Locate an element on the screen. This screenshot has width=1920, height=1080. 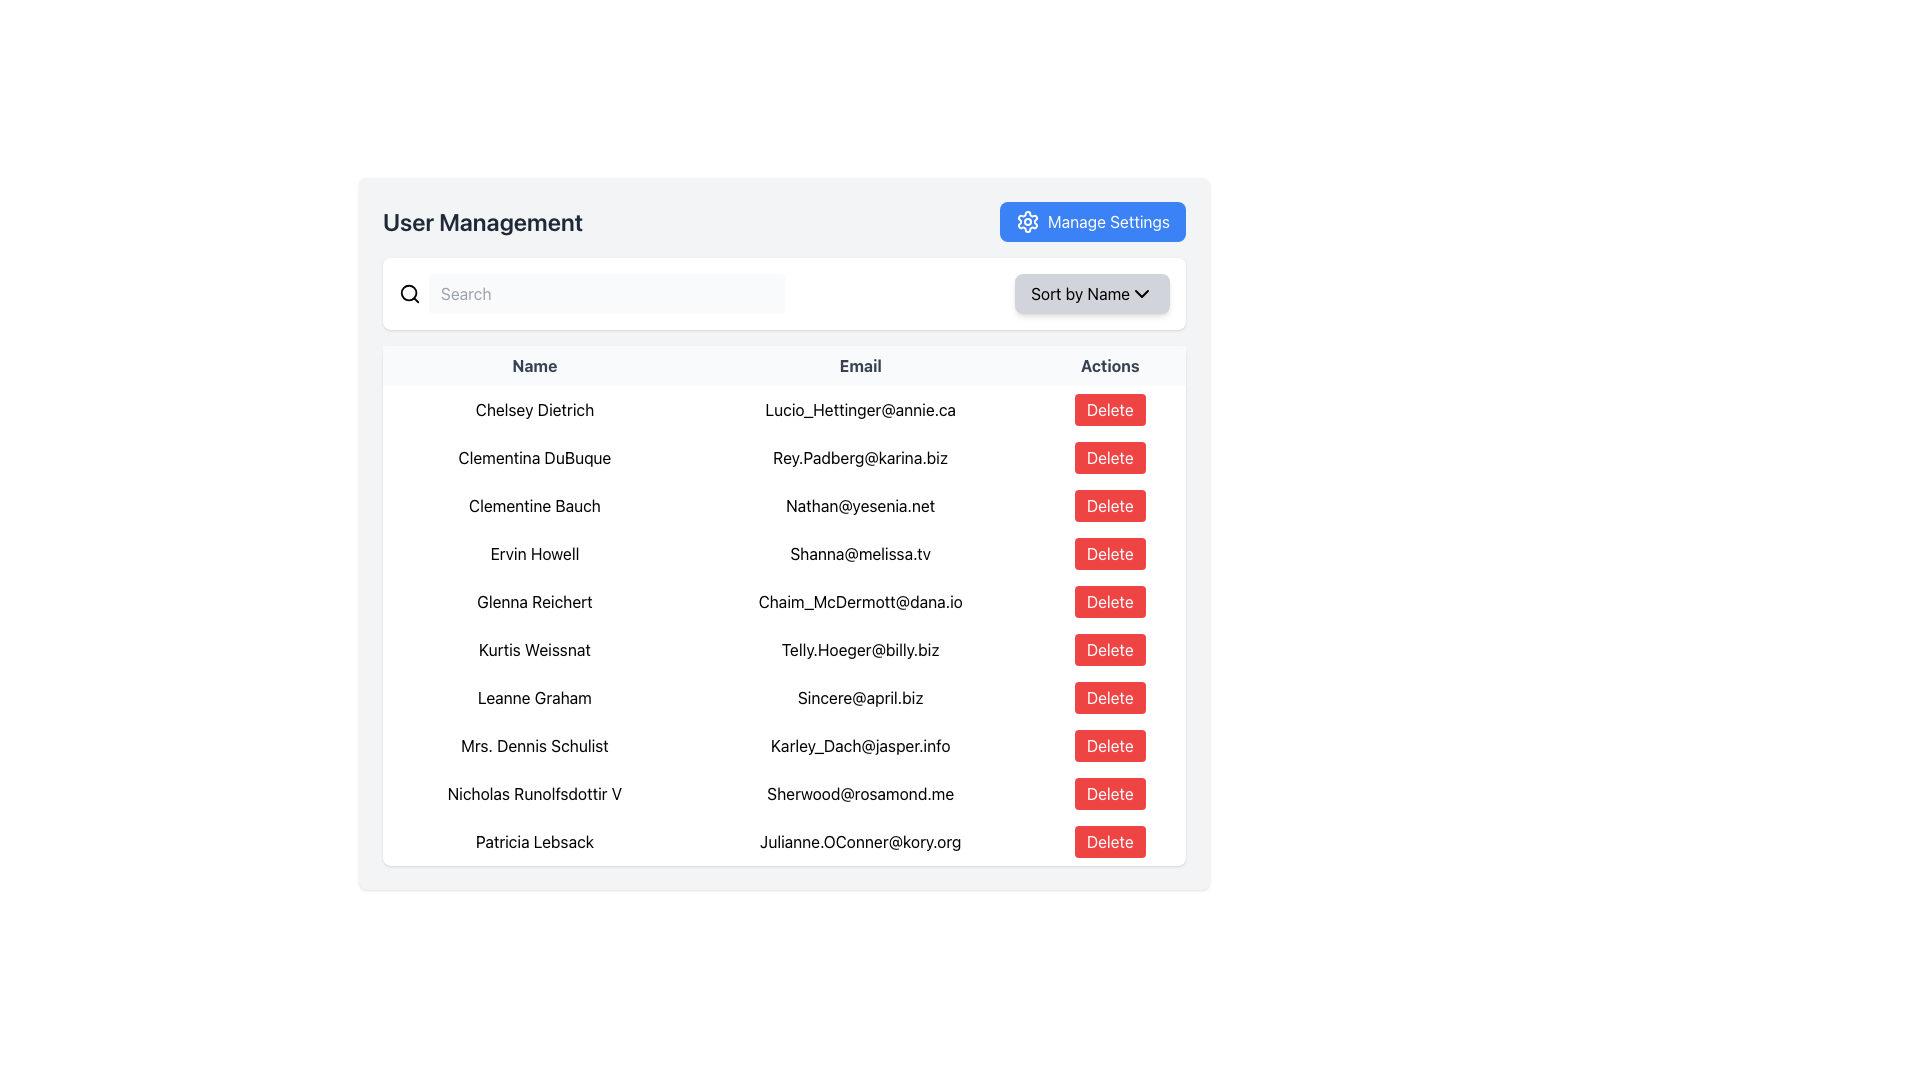
the Text Label displaying the email address 'Telly.Hoeger@billy.biz' in the 'Email' column of the row for user 'Kurtis Weissnat' is located at coordinates (860, 650).